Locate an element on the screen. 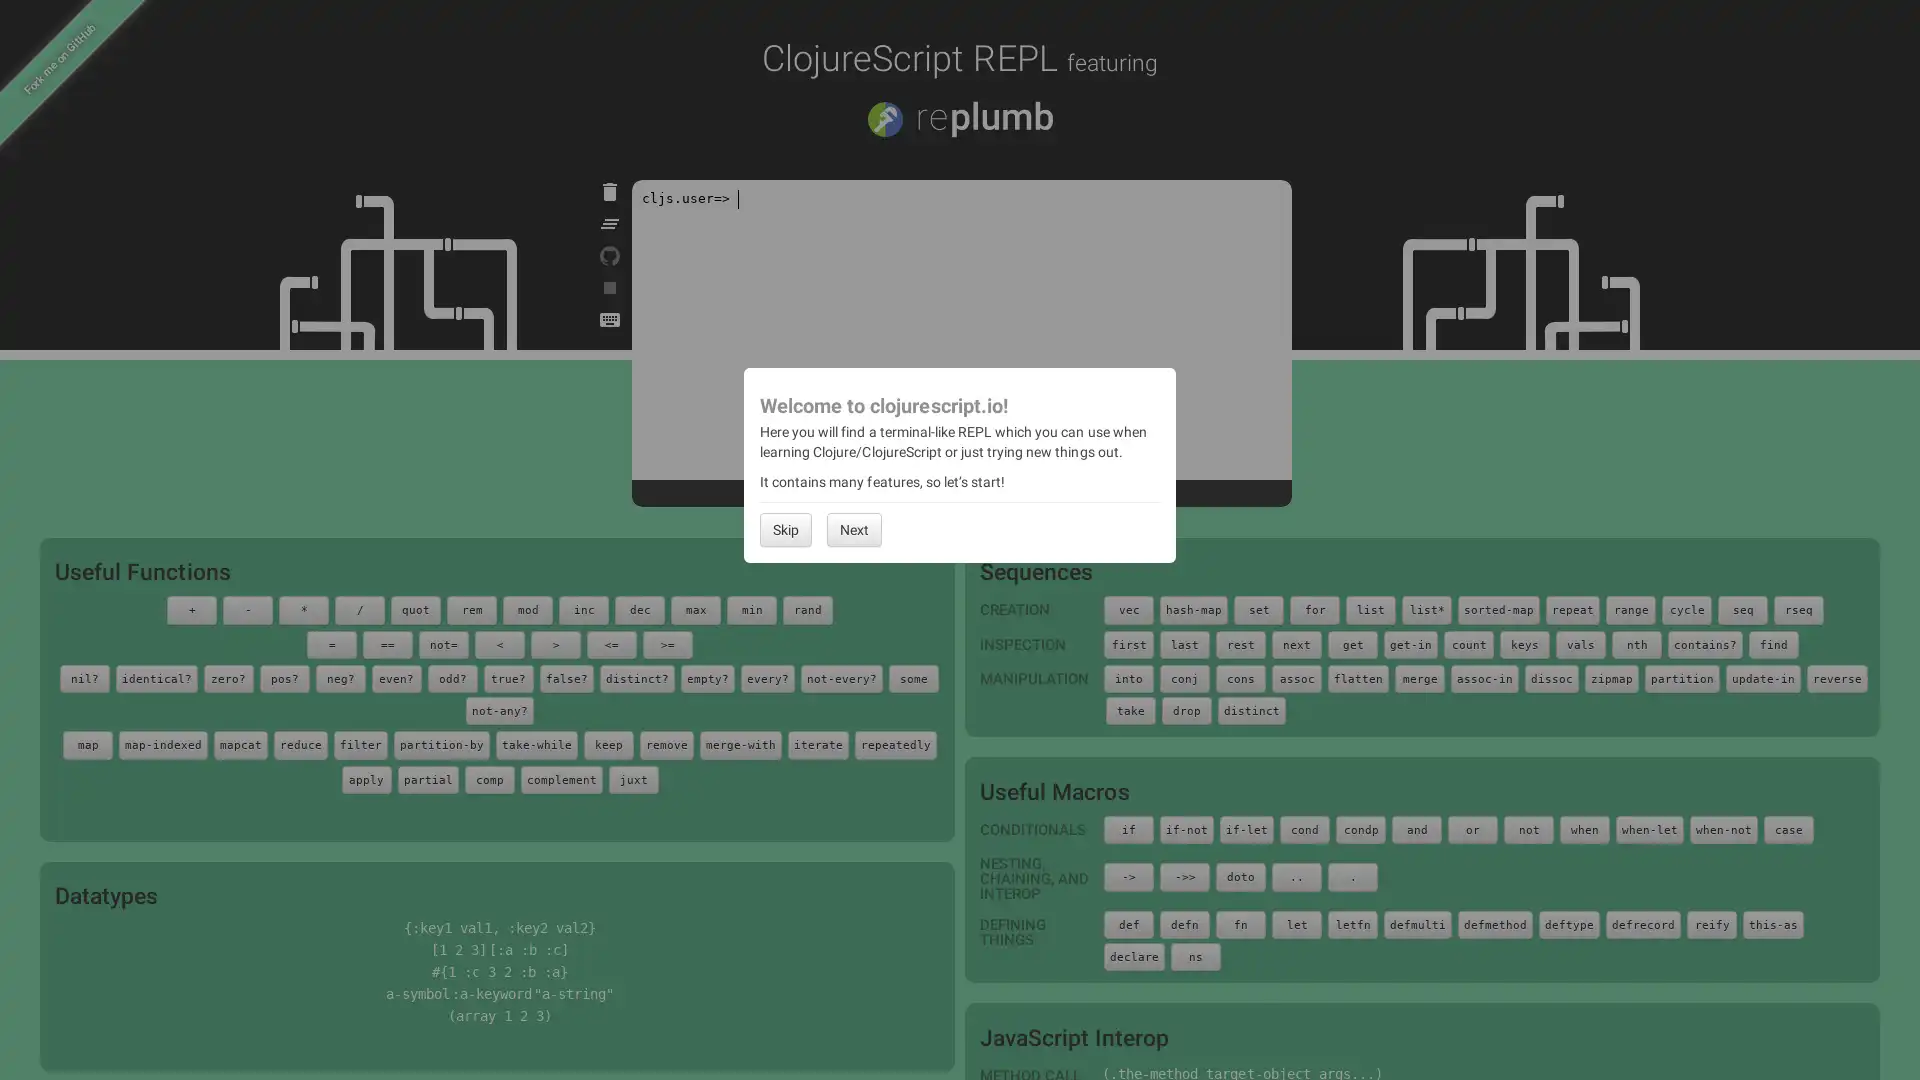 This screenshot has height=1080, width=1920. zipmap is located at coordinates (1612, 677).